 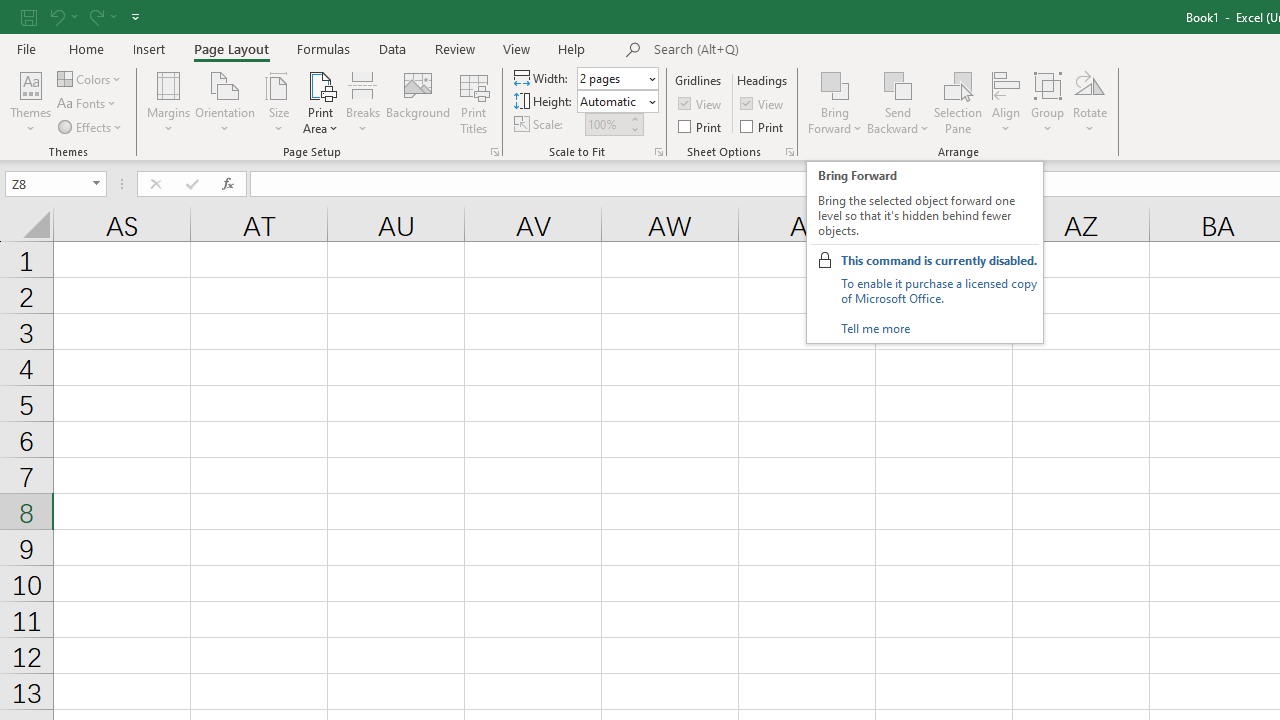 I want to click on 'Group', so click(x=1046, y=103).